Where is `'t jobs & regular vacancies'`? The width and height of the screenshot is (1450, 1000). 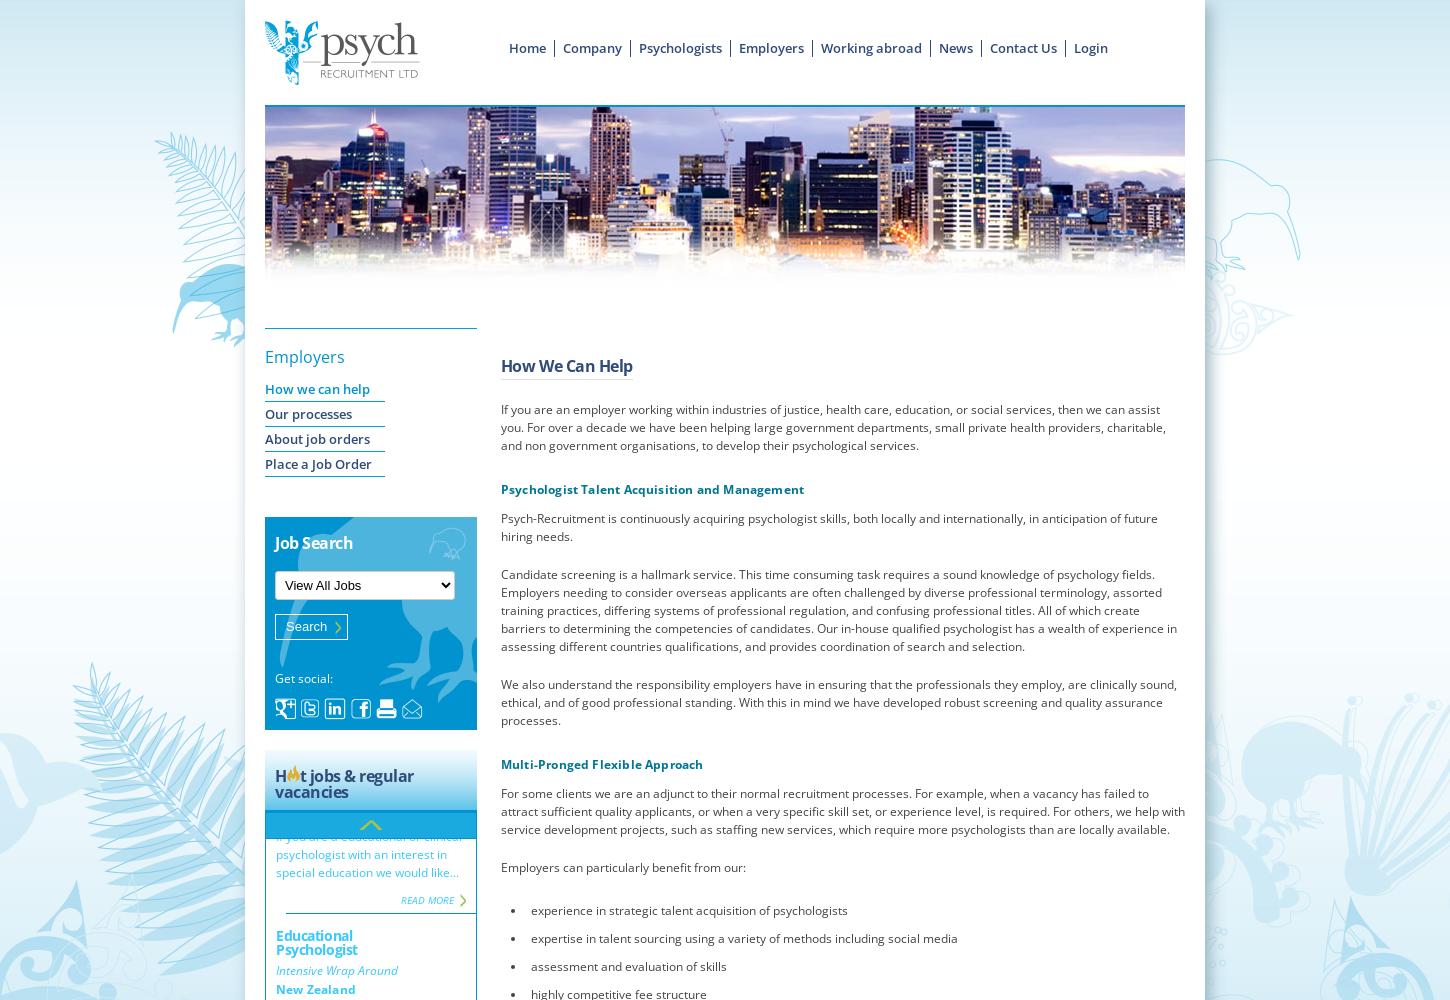 't jobs & regular vacancies' is located at coordinates (343, 784).